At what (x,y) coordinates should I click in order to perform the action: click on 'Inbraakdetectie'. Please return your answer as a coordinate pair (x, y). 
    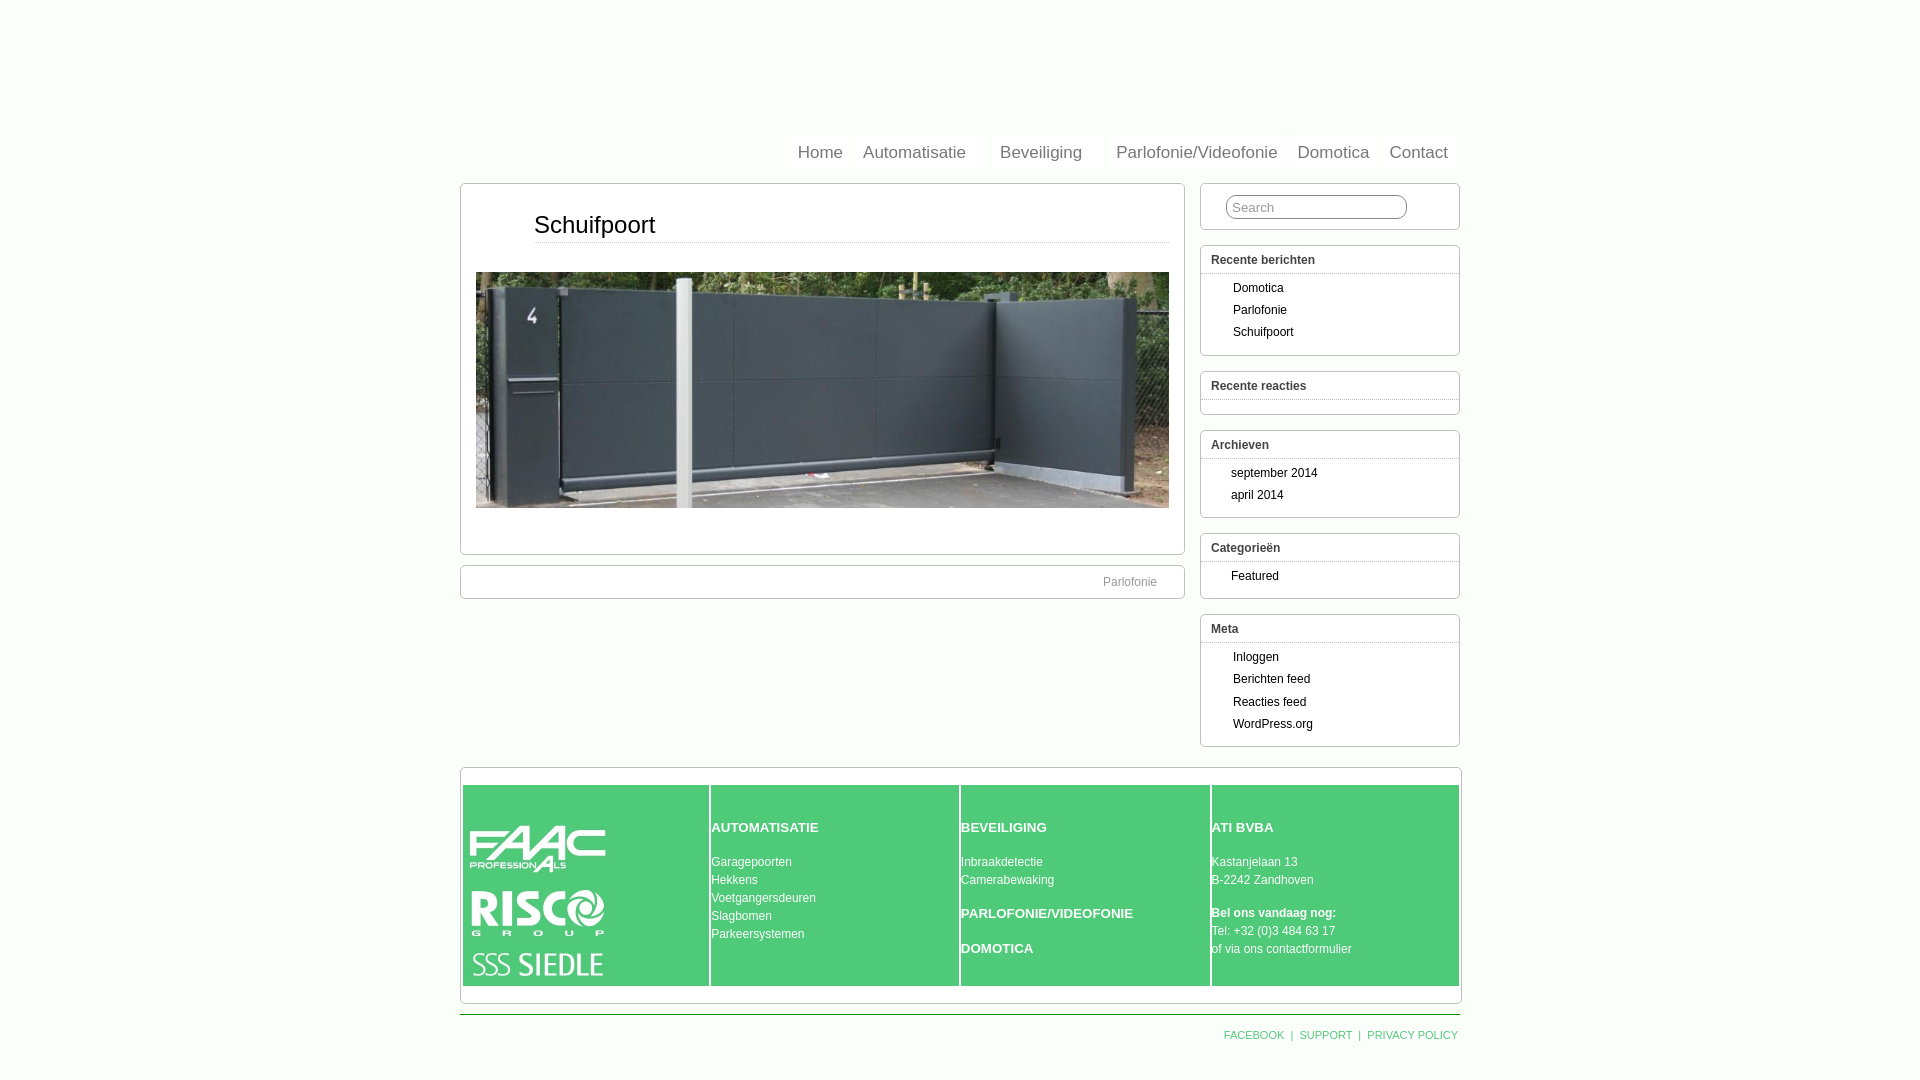
    Looking at the image, I should click on (1002, 860).